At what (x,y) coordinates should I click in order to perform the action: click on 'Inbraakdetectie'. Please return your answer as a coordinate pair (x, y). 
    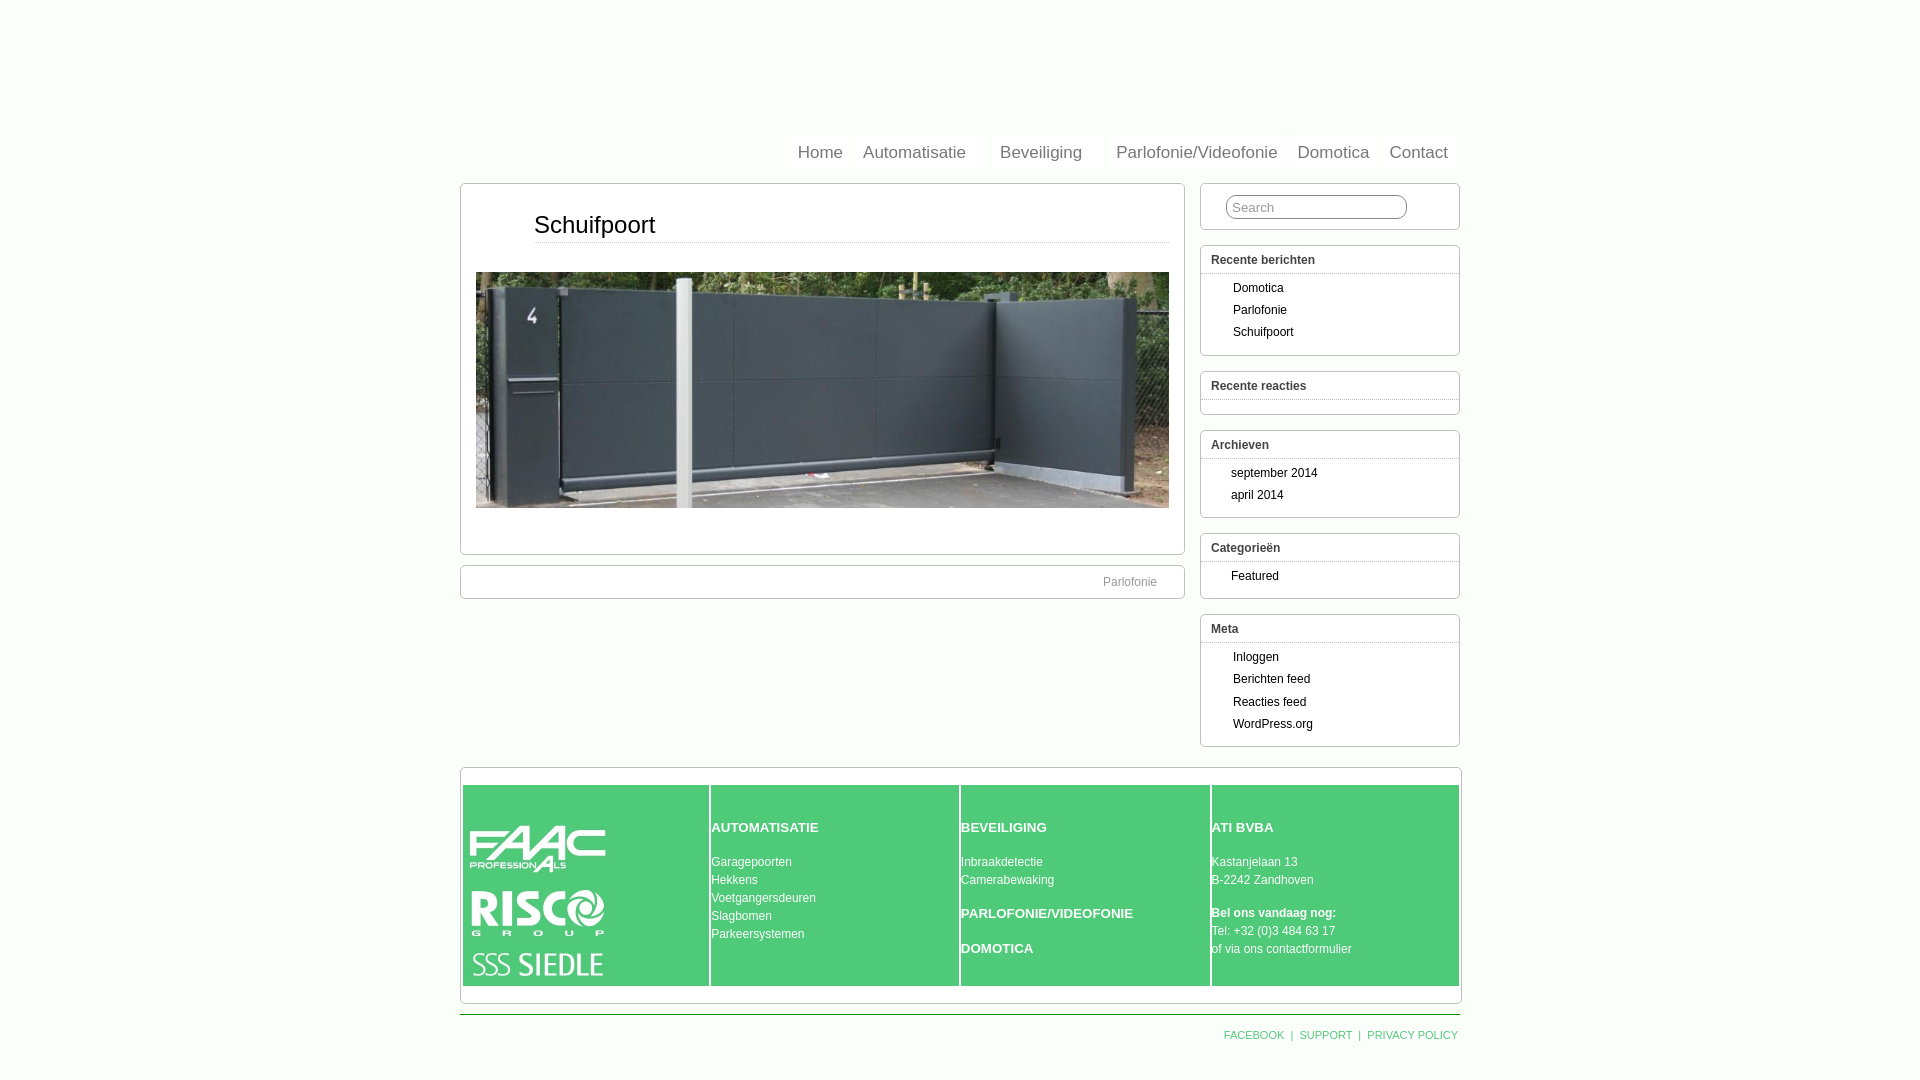
    Looking at the image, I should click on (1002, 860).